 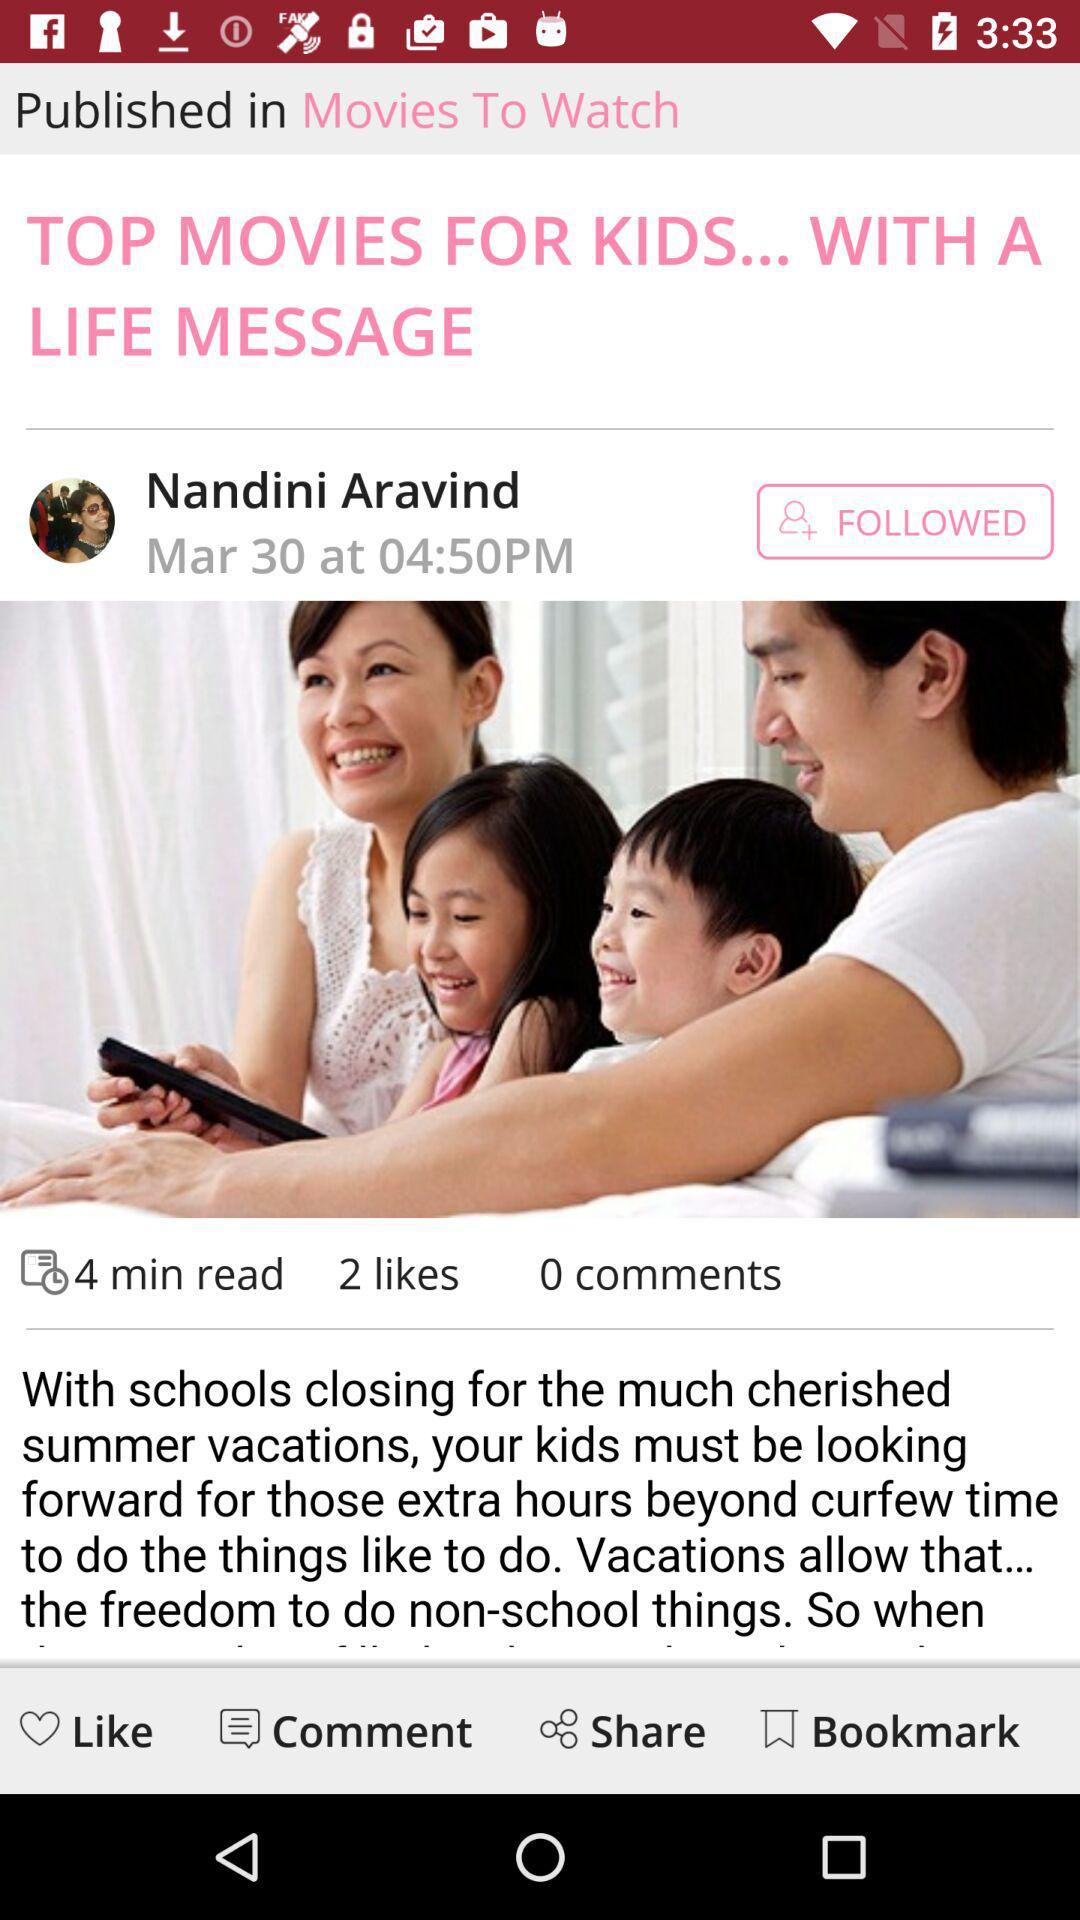 I want to click on comment section, so click(x=238, y=1727).